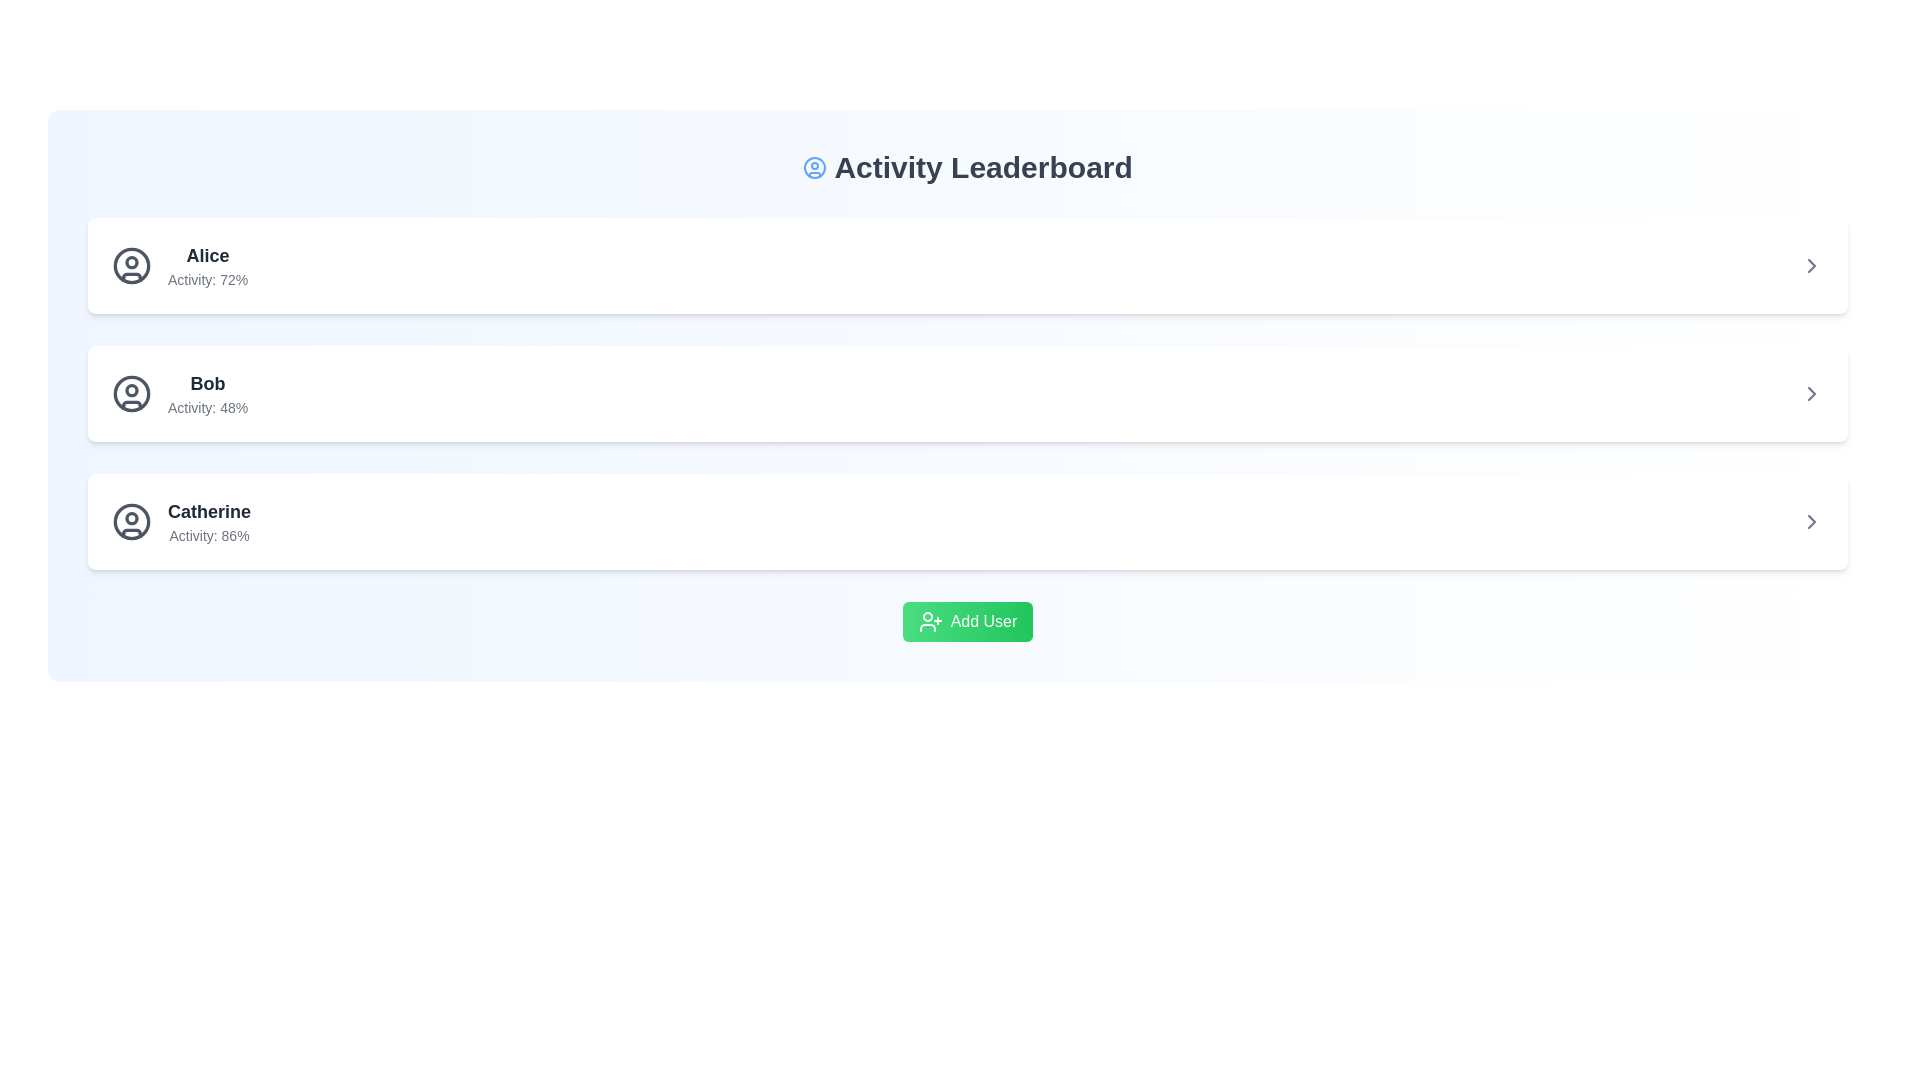 This screenshot has width=1920, height=1080. What do you see at coordinates (131, 516) in the screenshot?
I see `the inner circle of the profile icon located to the left of the label 'Catherine' in the third user entry from the top of the leaderboard list` at bounding box center [131, 516].